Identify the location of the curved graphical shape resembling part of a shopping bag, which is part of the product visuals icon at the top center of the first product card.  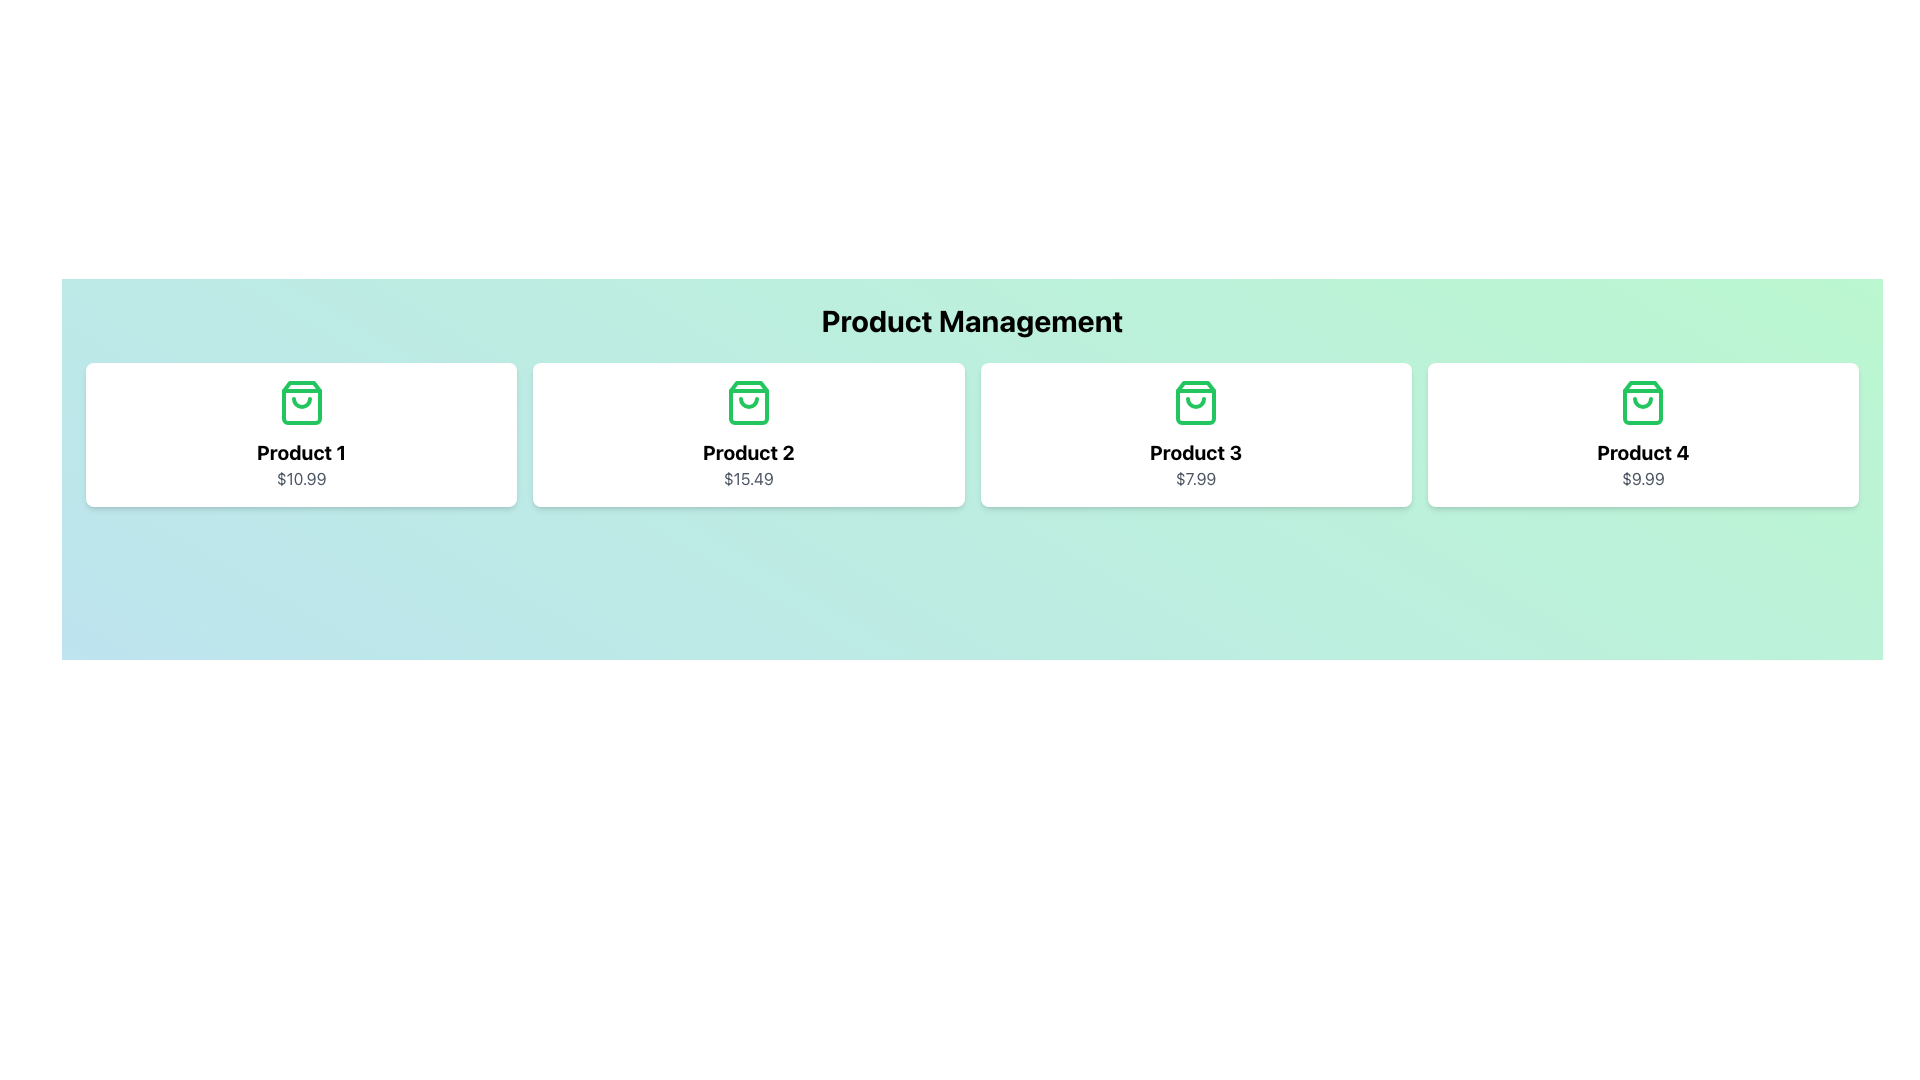
(300, 402).